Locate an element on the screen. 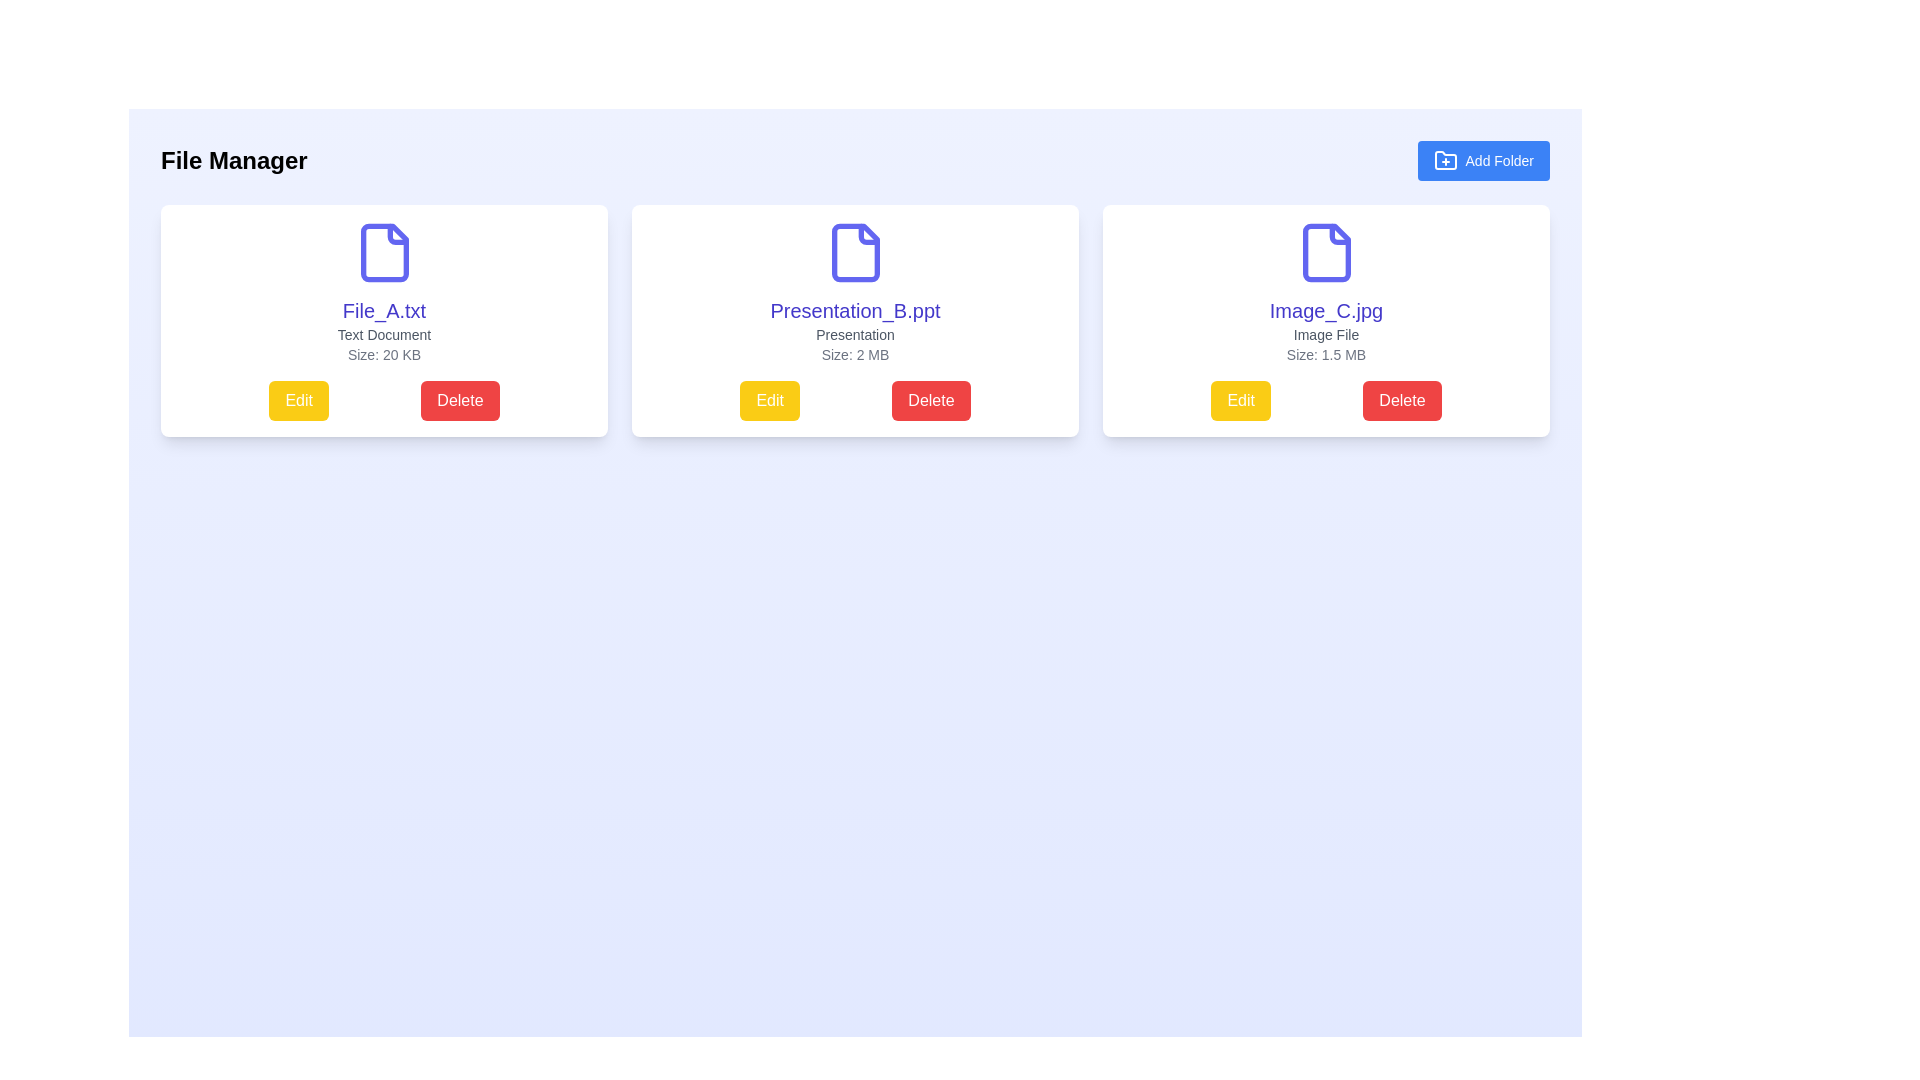 The height and width of the screenshot is (1080, 1920). the static text label displaying 'File_A.txt' to trigger a visual highlight or tooltip is located at coordinates (384, 311).